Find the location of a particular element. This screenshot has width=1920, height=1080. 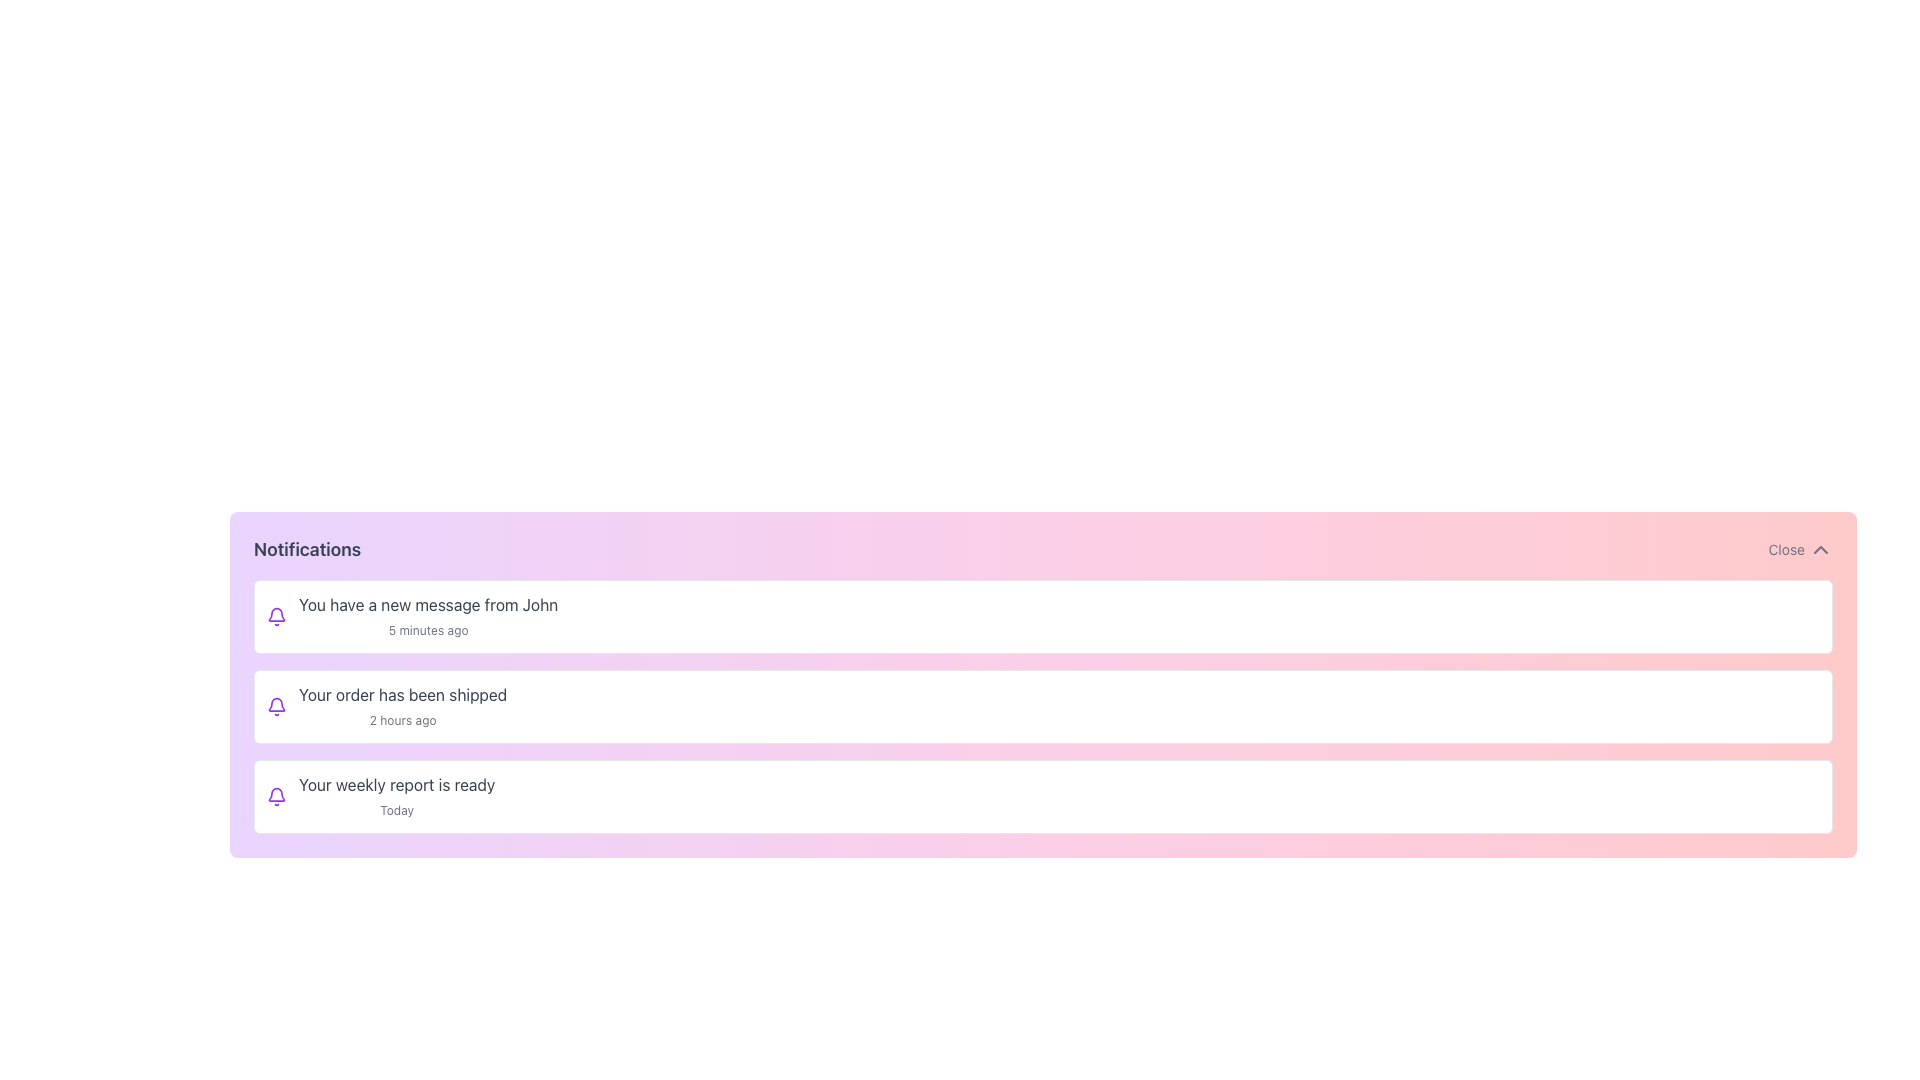

the 'Close' button located at the far right of the header section is located at coordinates (1800, 550).